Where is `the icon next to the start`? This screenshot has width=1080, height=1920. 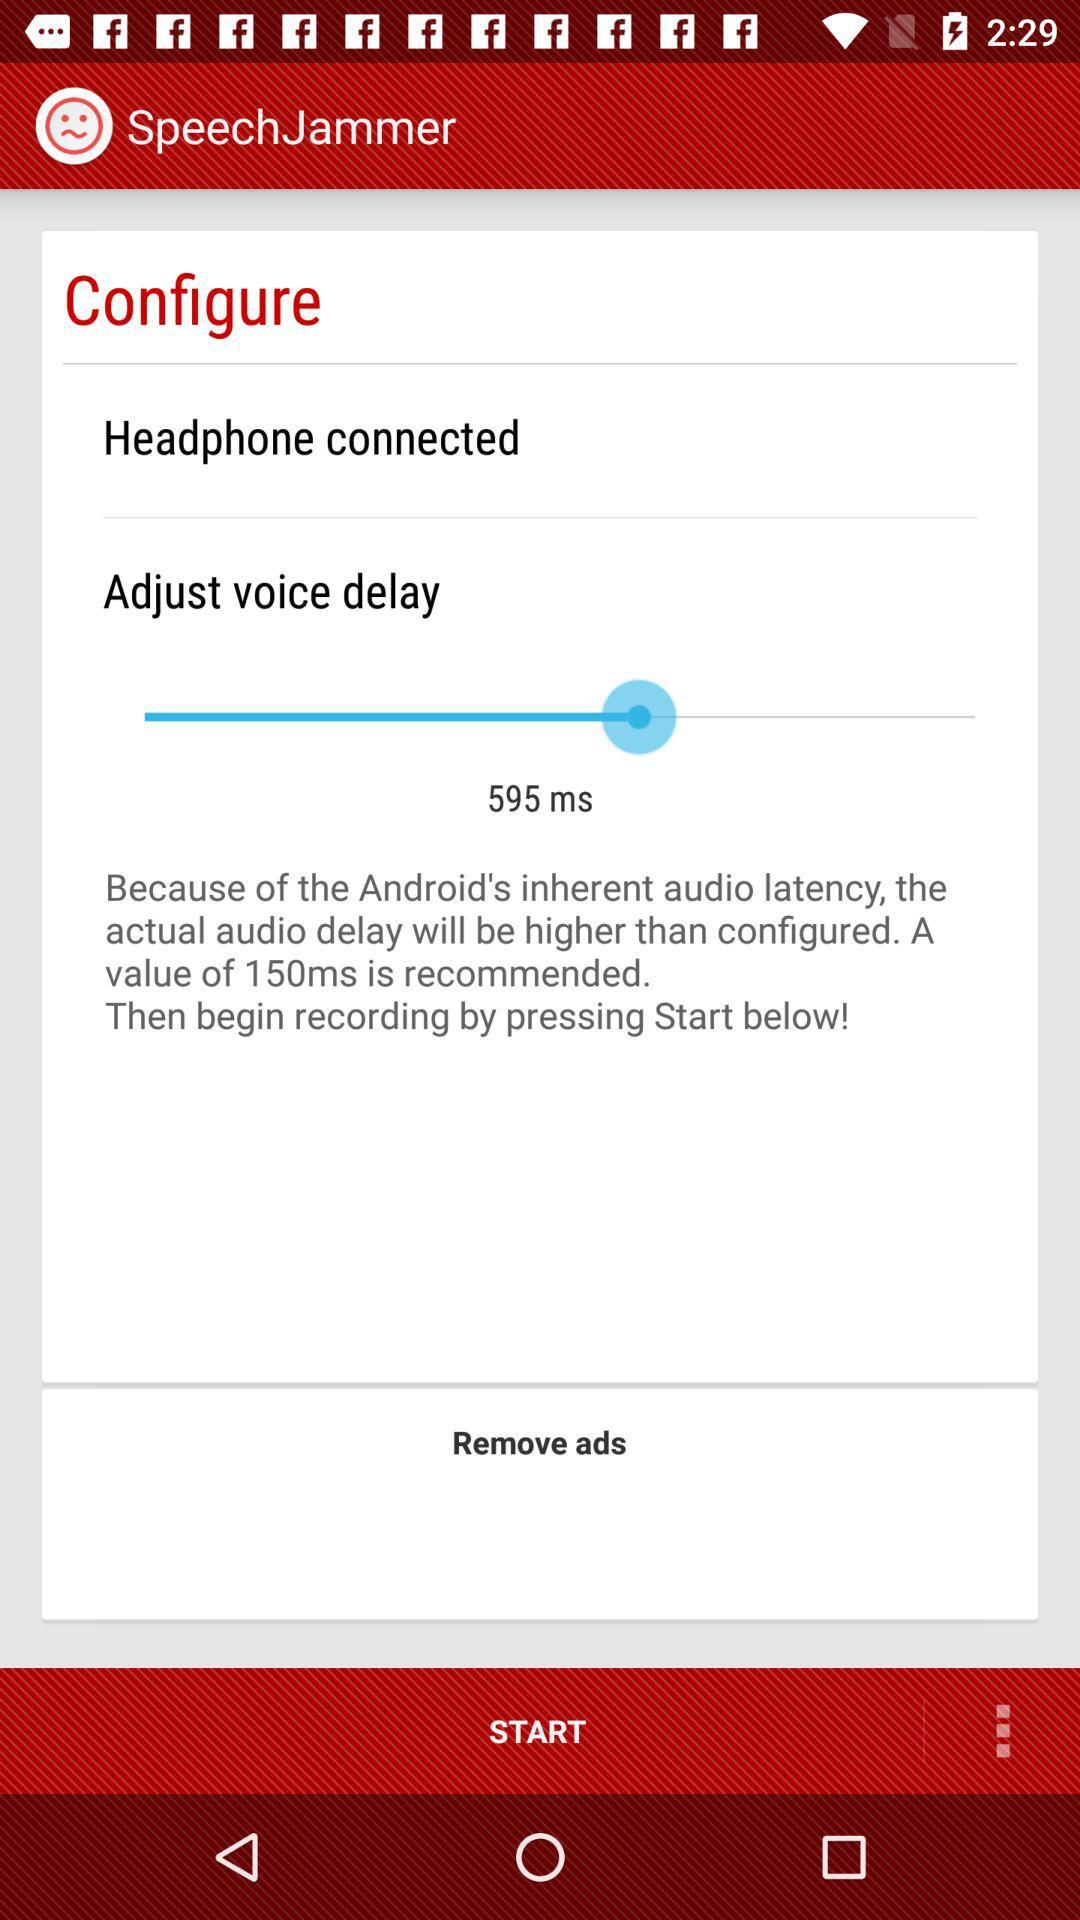 the icon next to the start is located at coordinates (1002, 1730).